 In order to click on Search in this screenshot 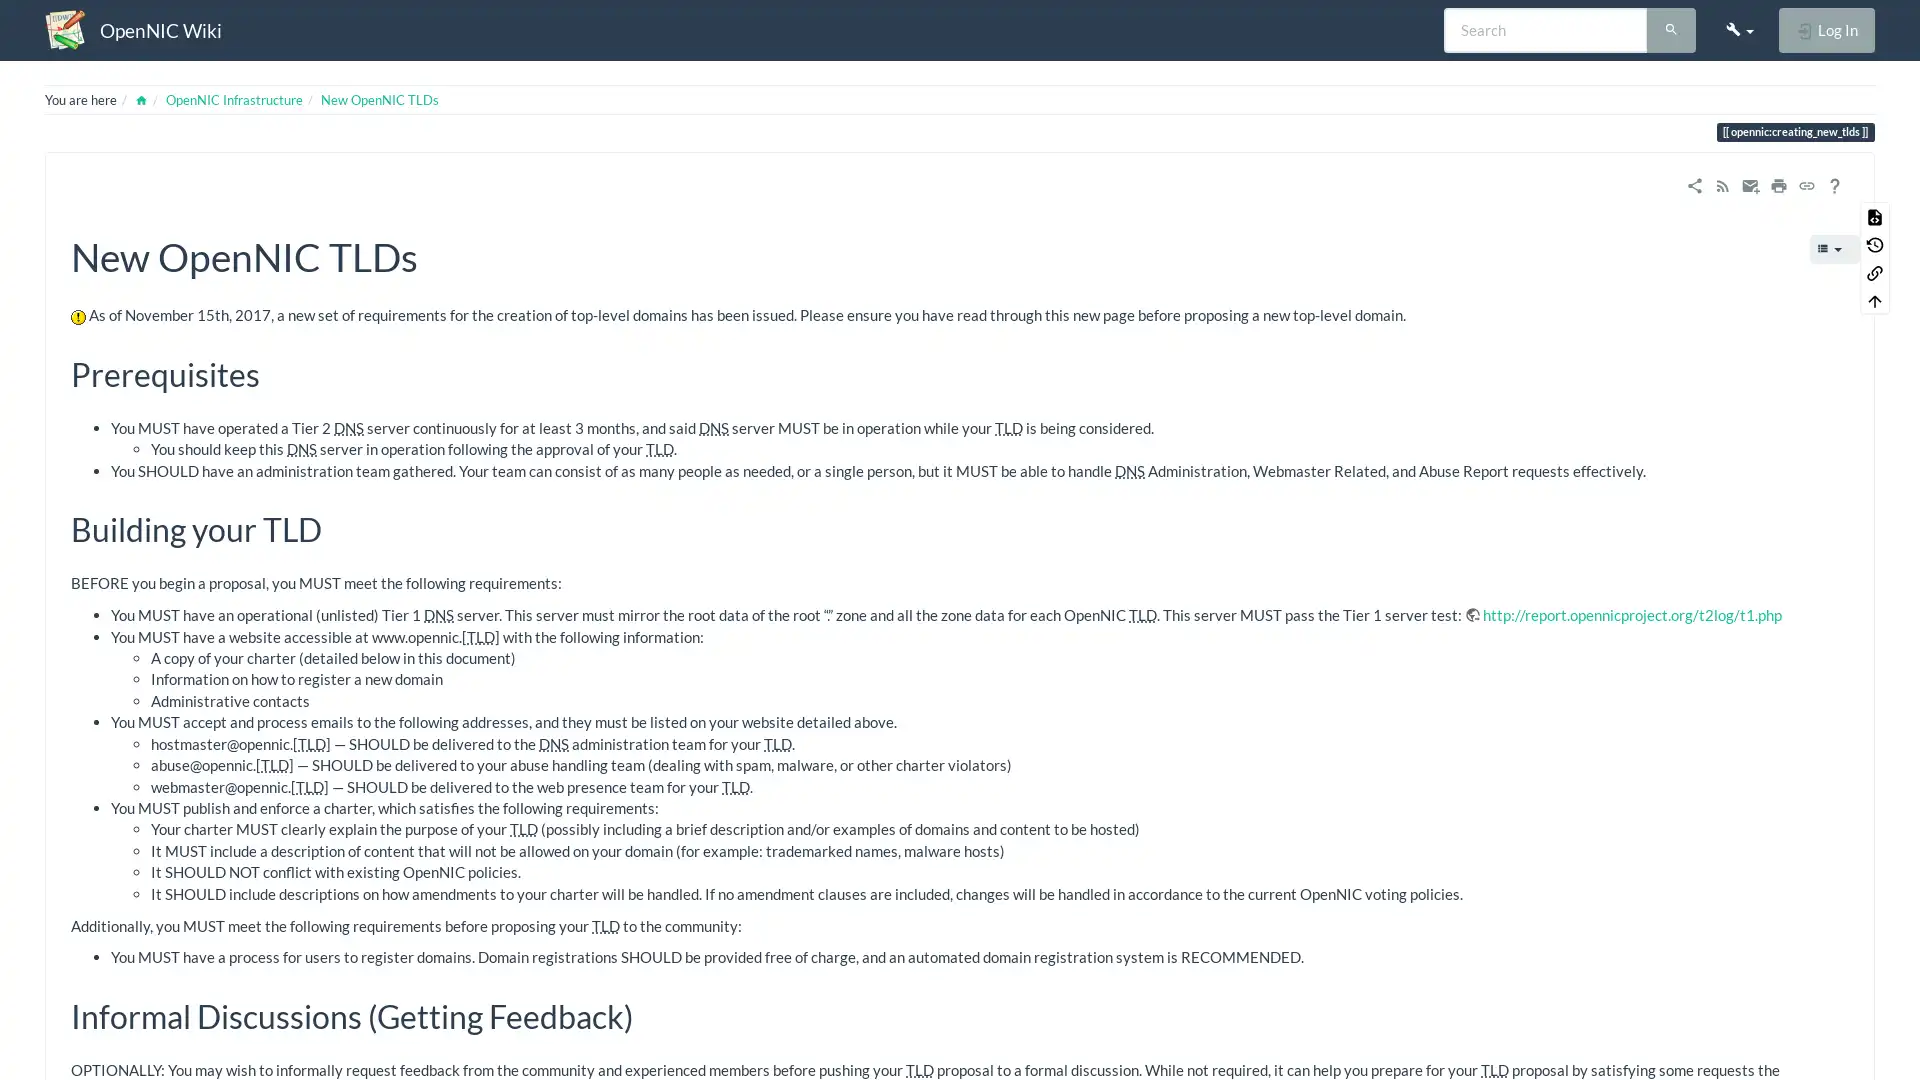, I will do `click(1670, 29)`.